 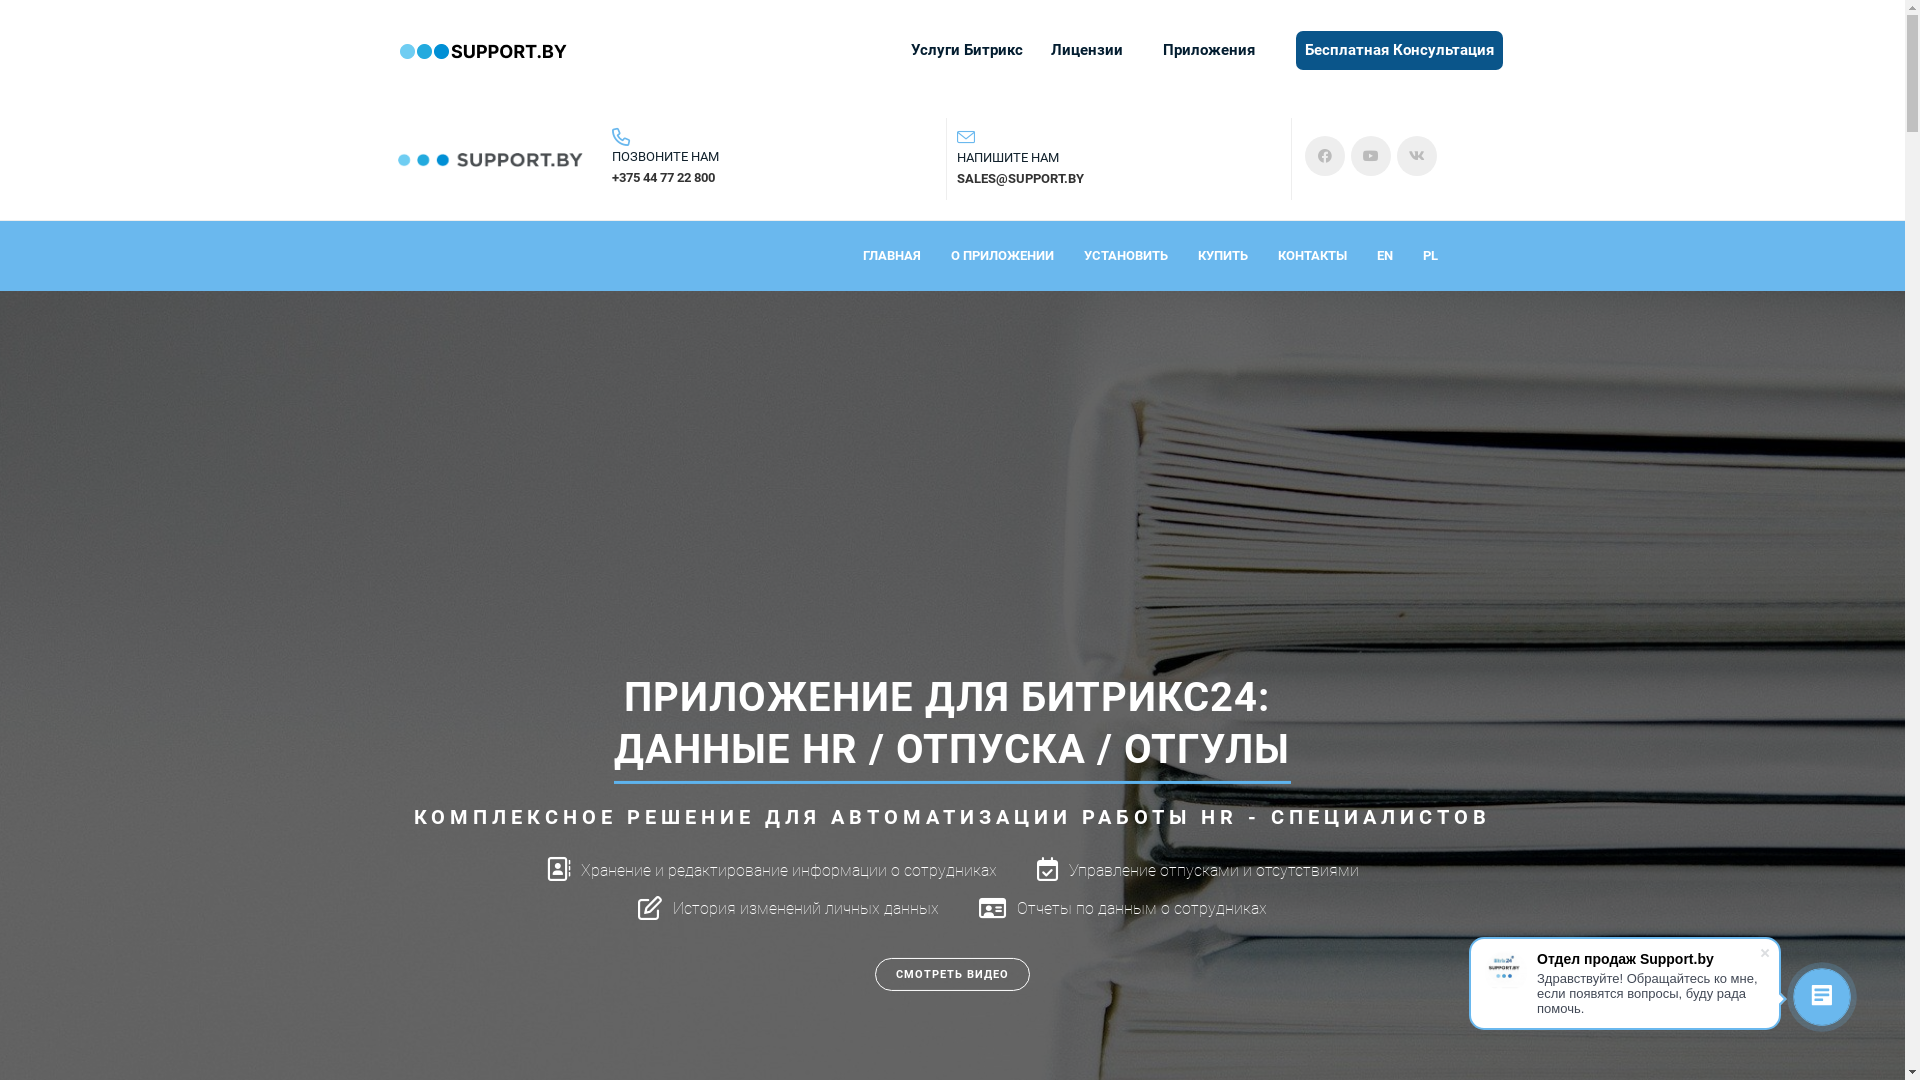 I want to click on 'PL', so click(x=1429, y=255).